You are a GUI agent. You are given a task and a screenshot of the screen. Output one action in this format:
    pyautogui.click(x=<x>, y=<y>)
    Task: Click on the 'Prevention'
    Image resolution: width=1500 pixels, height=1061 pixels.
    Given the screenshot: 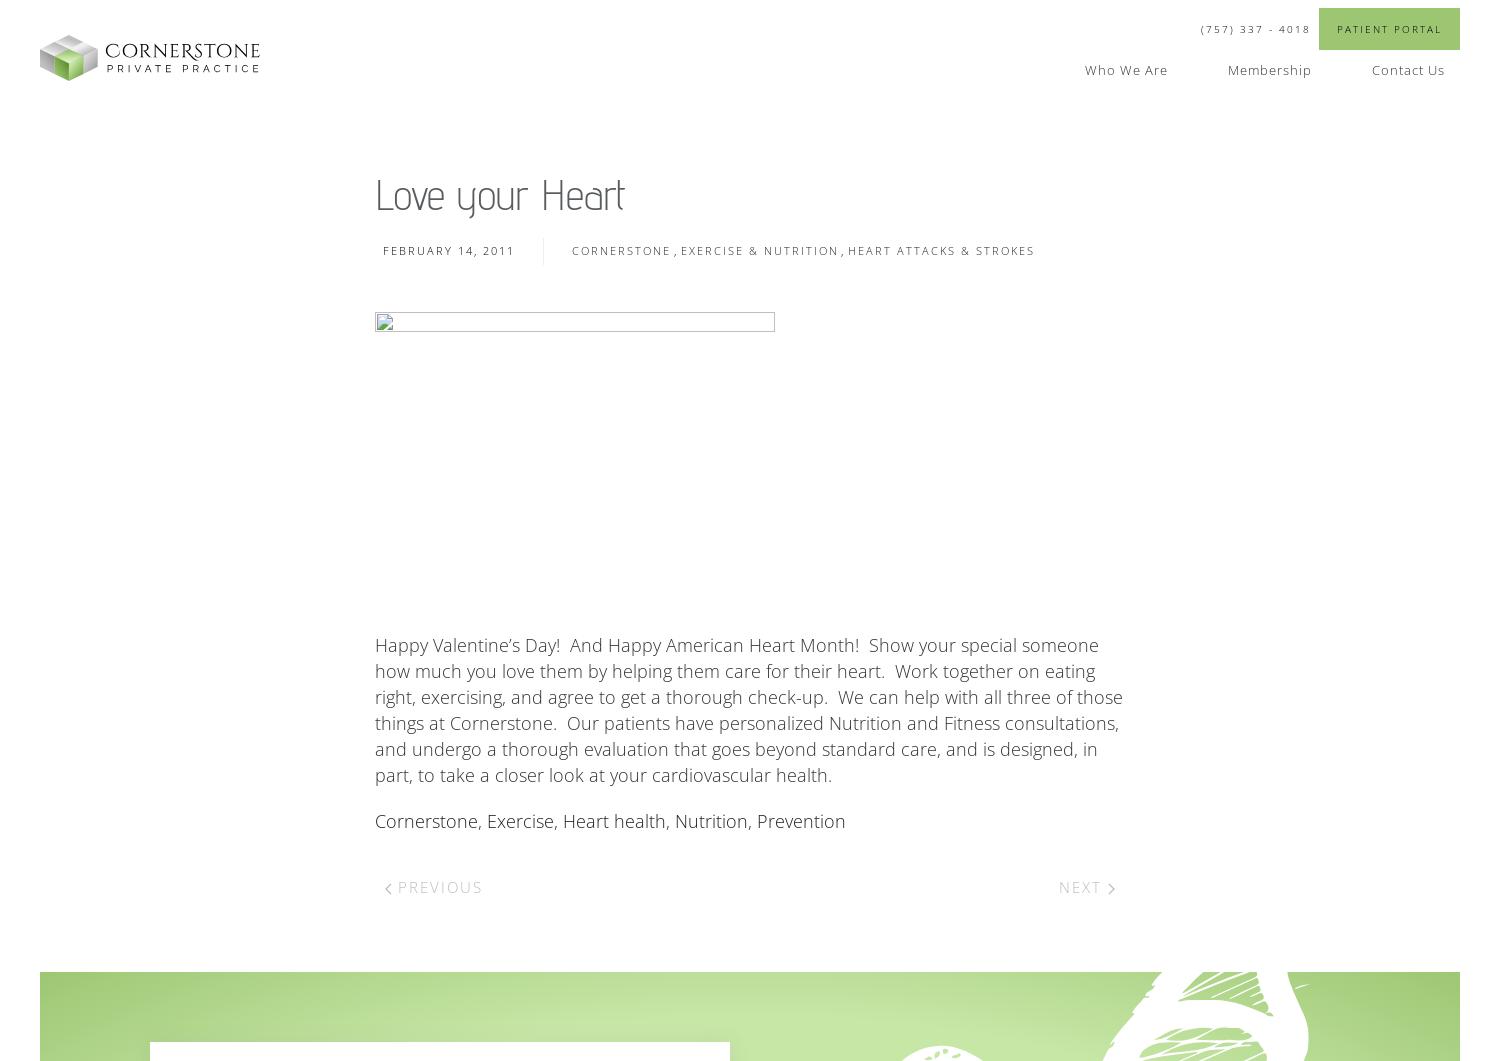 What is the action you would take?
    pyautogui.click(x=801, y=821)
    